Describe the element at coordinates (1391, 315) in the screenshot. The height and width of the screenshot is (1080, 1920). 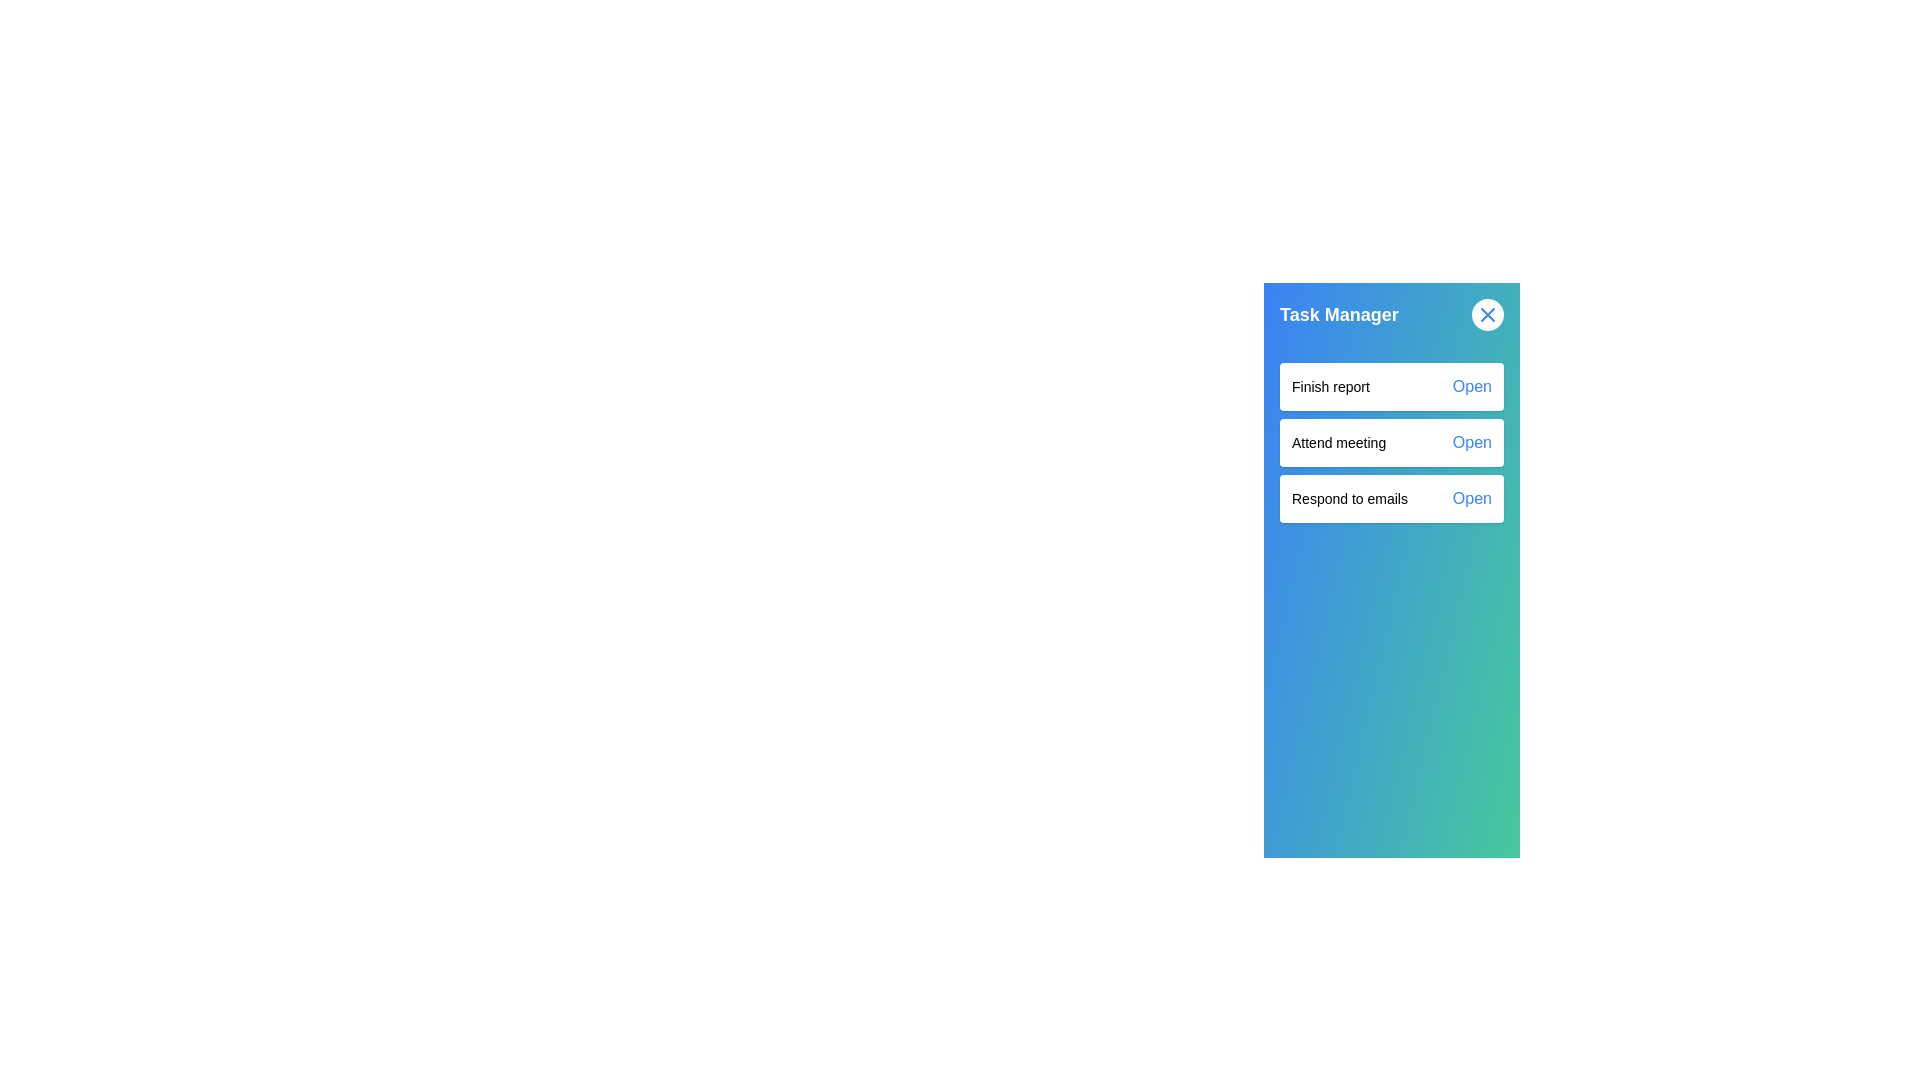
I see `title of the Header Component which displays 'Task Manager' in bold white font over a blue gradient background` at that location.